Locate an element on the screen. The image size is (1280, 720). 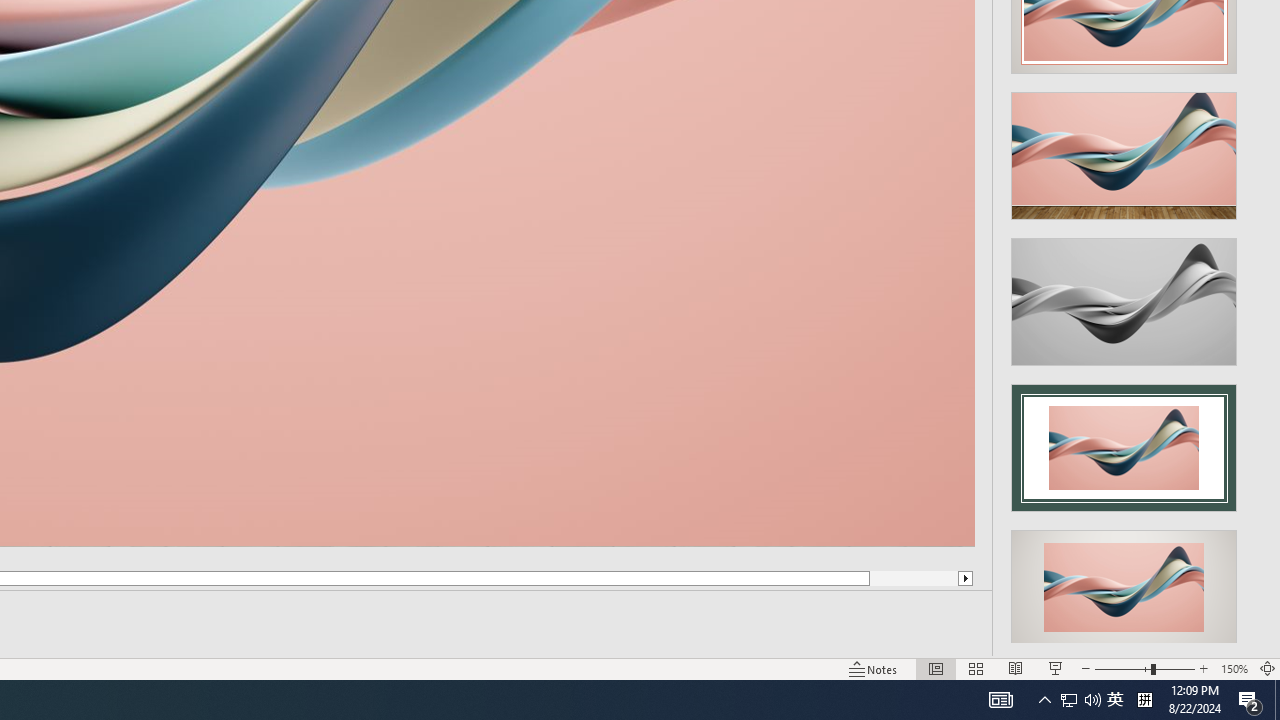
'Zoom 150%' is located at coordinates (1233, 669).